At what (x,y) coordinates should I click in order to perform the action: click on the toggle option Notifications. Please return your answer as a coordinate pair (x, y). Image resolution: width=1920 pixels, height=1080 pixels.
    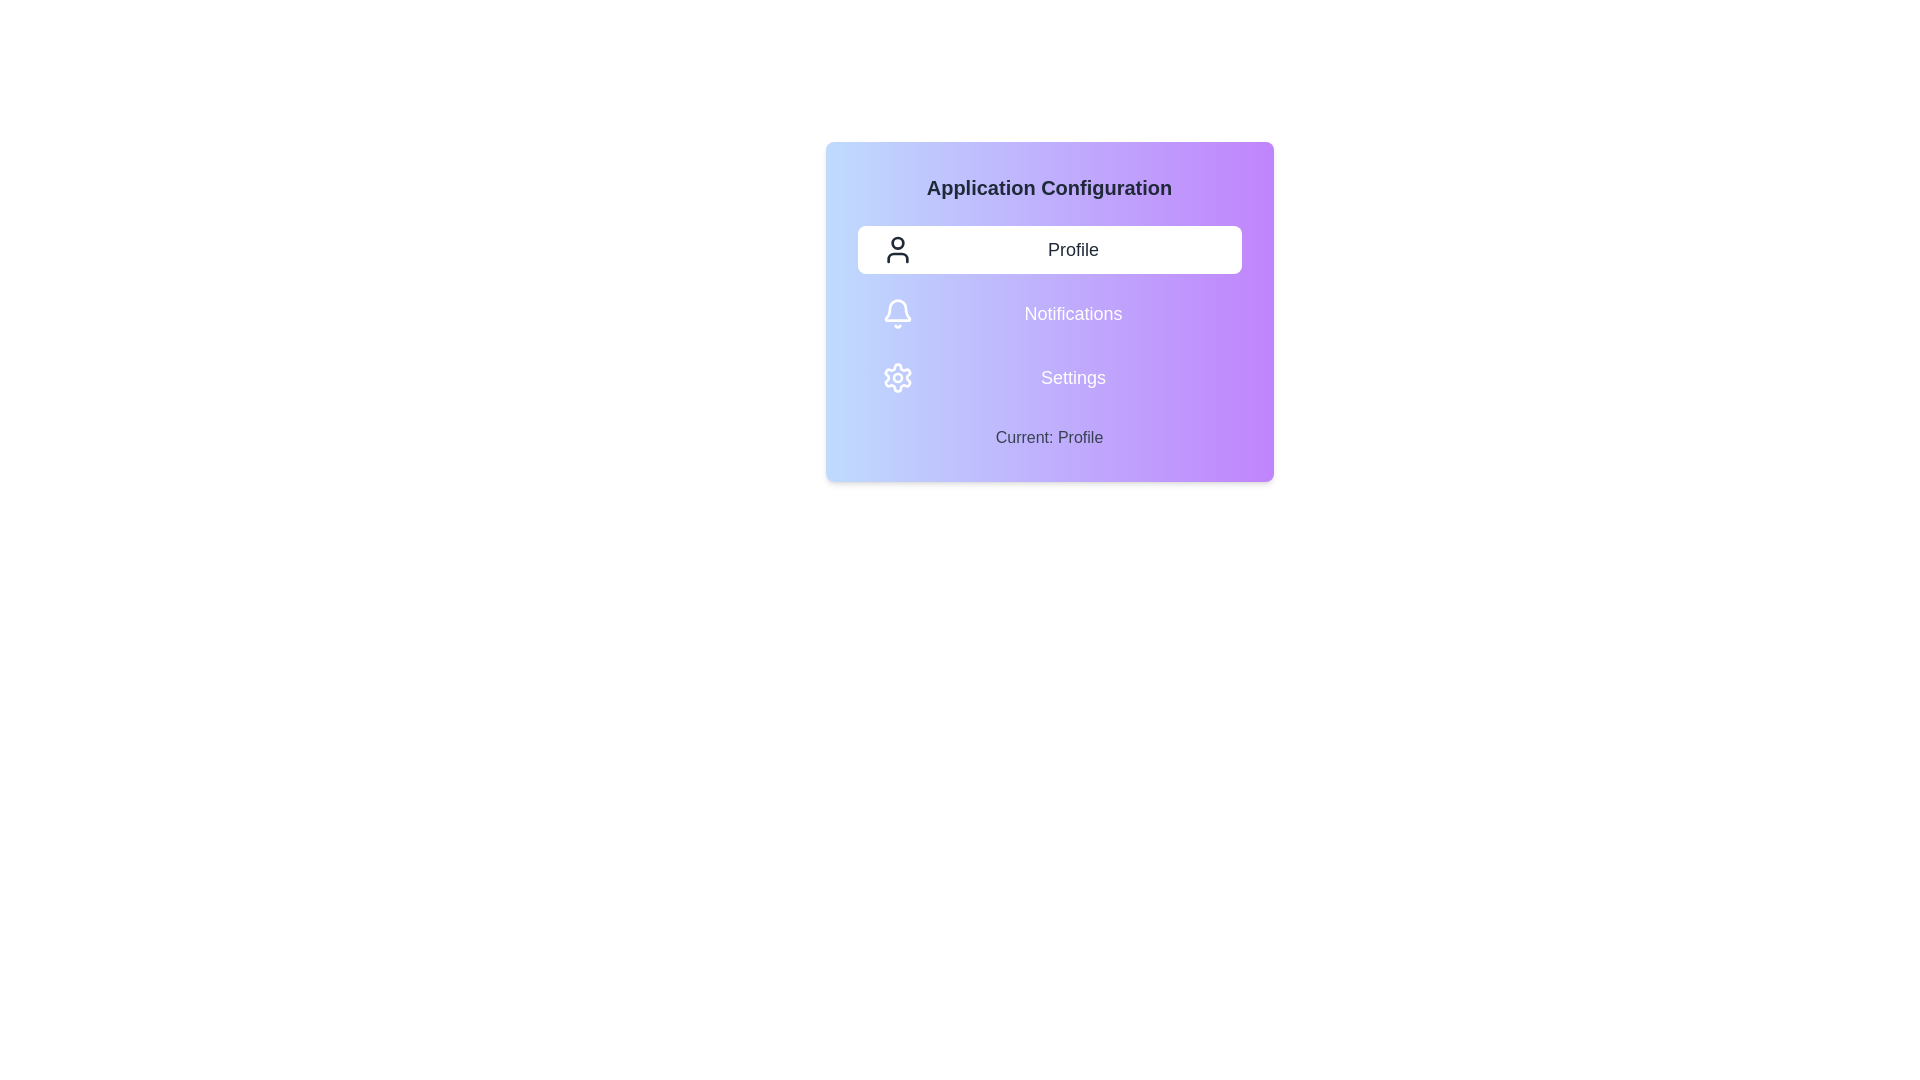
    Looking at the image, I should click on (1048, 313).